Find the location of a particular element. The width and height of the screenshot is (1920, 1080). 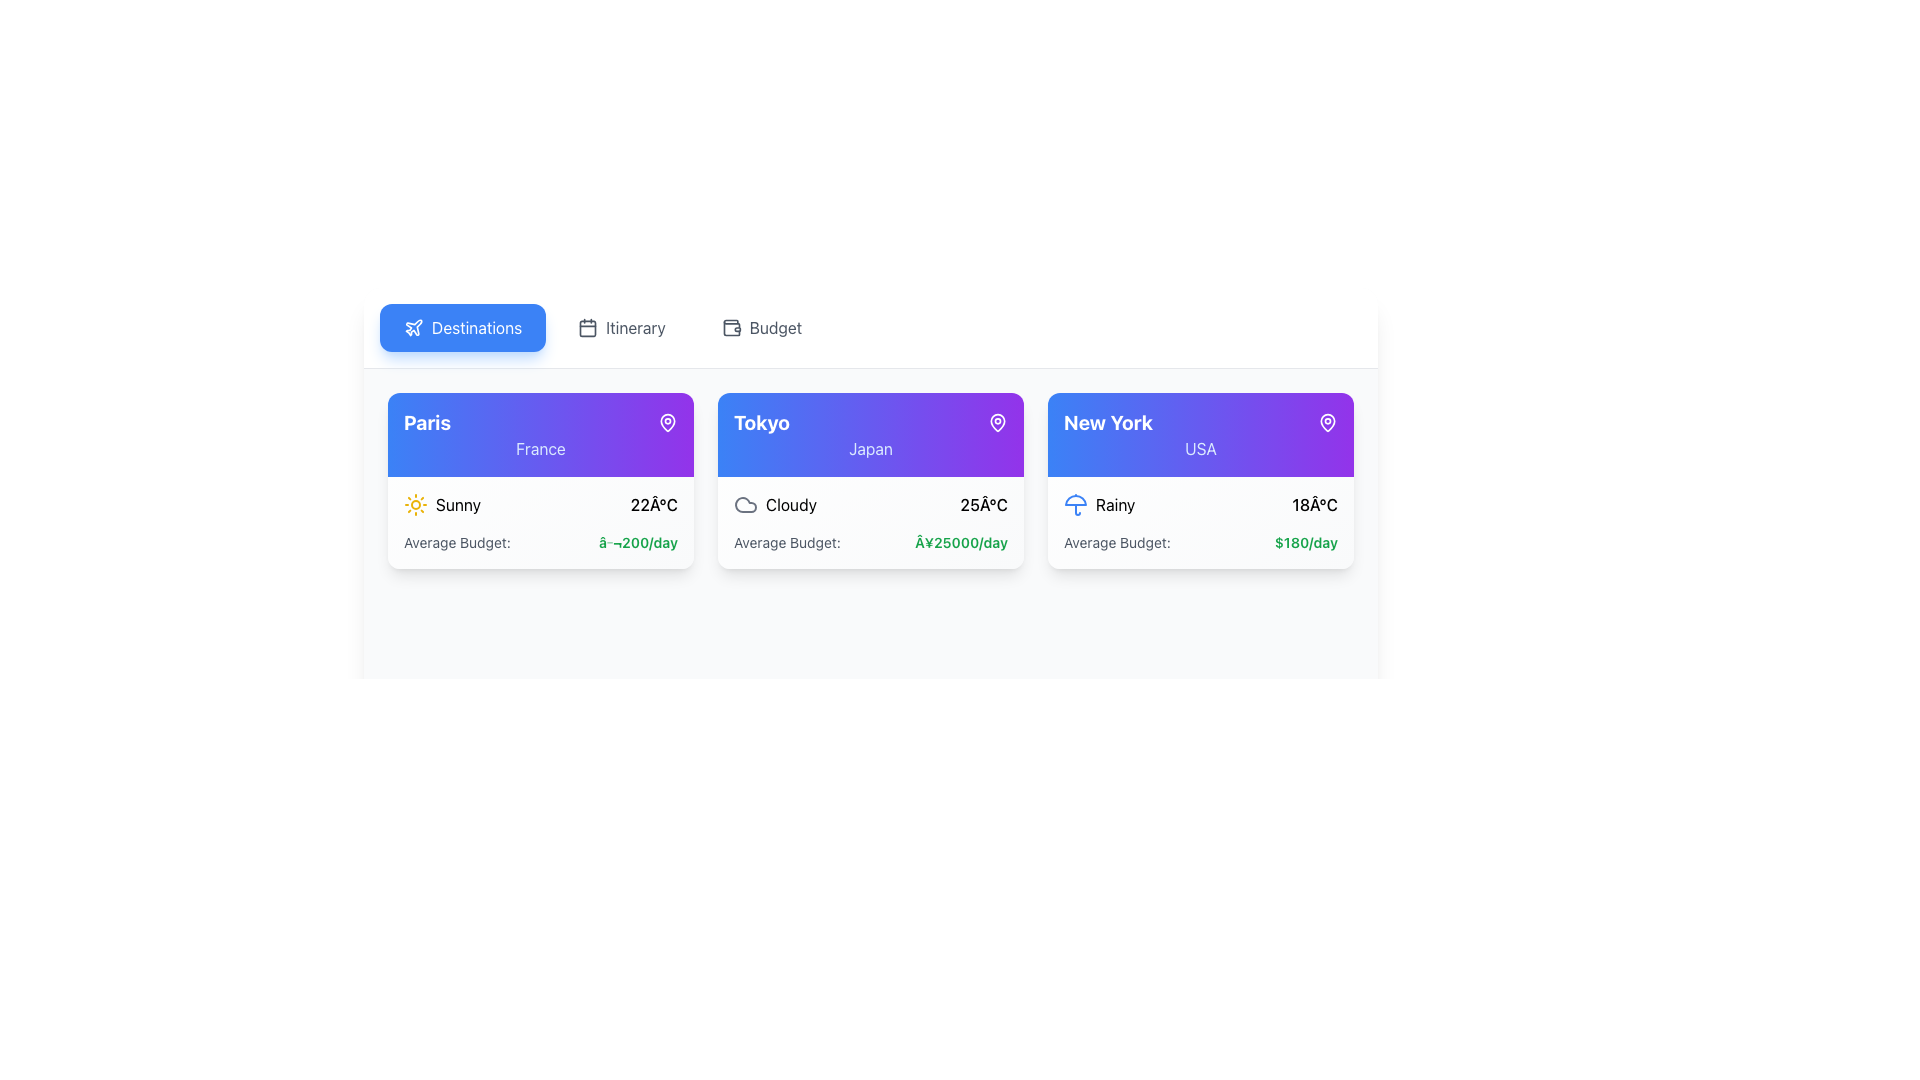

displayed temperature from the Text Label indicating the current temperature in the 'Tokyo' location, positioned in the top-right corner of the Tokyo card is located at coordinates (984, 504).